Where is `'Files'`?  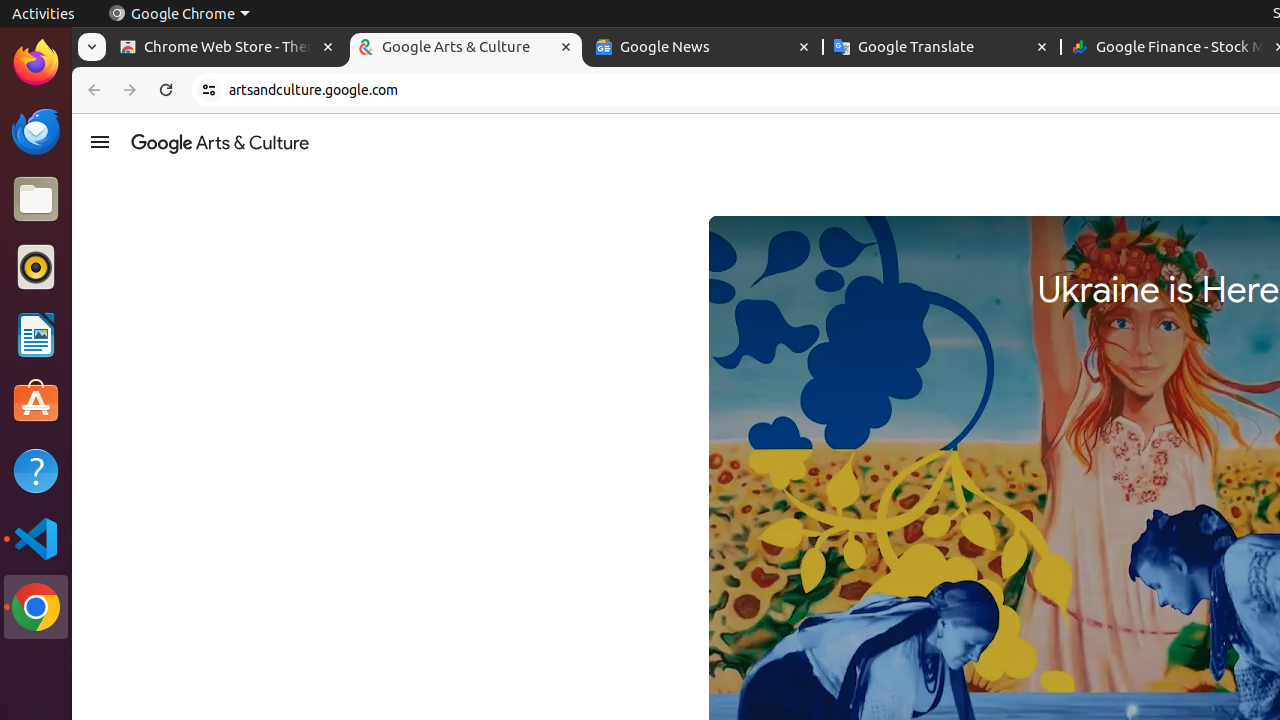 'Files' is located at coordinates (35, 199).